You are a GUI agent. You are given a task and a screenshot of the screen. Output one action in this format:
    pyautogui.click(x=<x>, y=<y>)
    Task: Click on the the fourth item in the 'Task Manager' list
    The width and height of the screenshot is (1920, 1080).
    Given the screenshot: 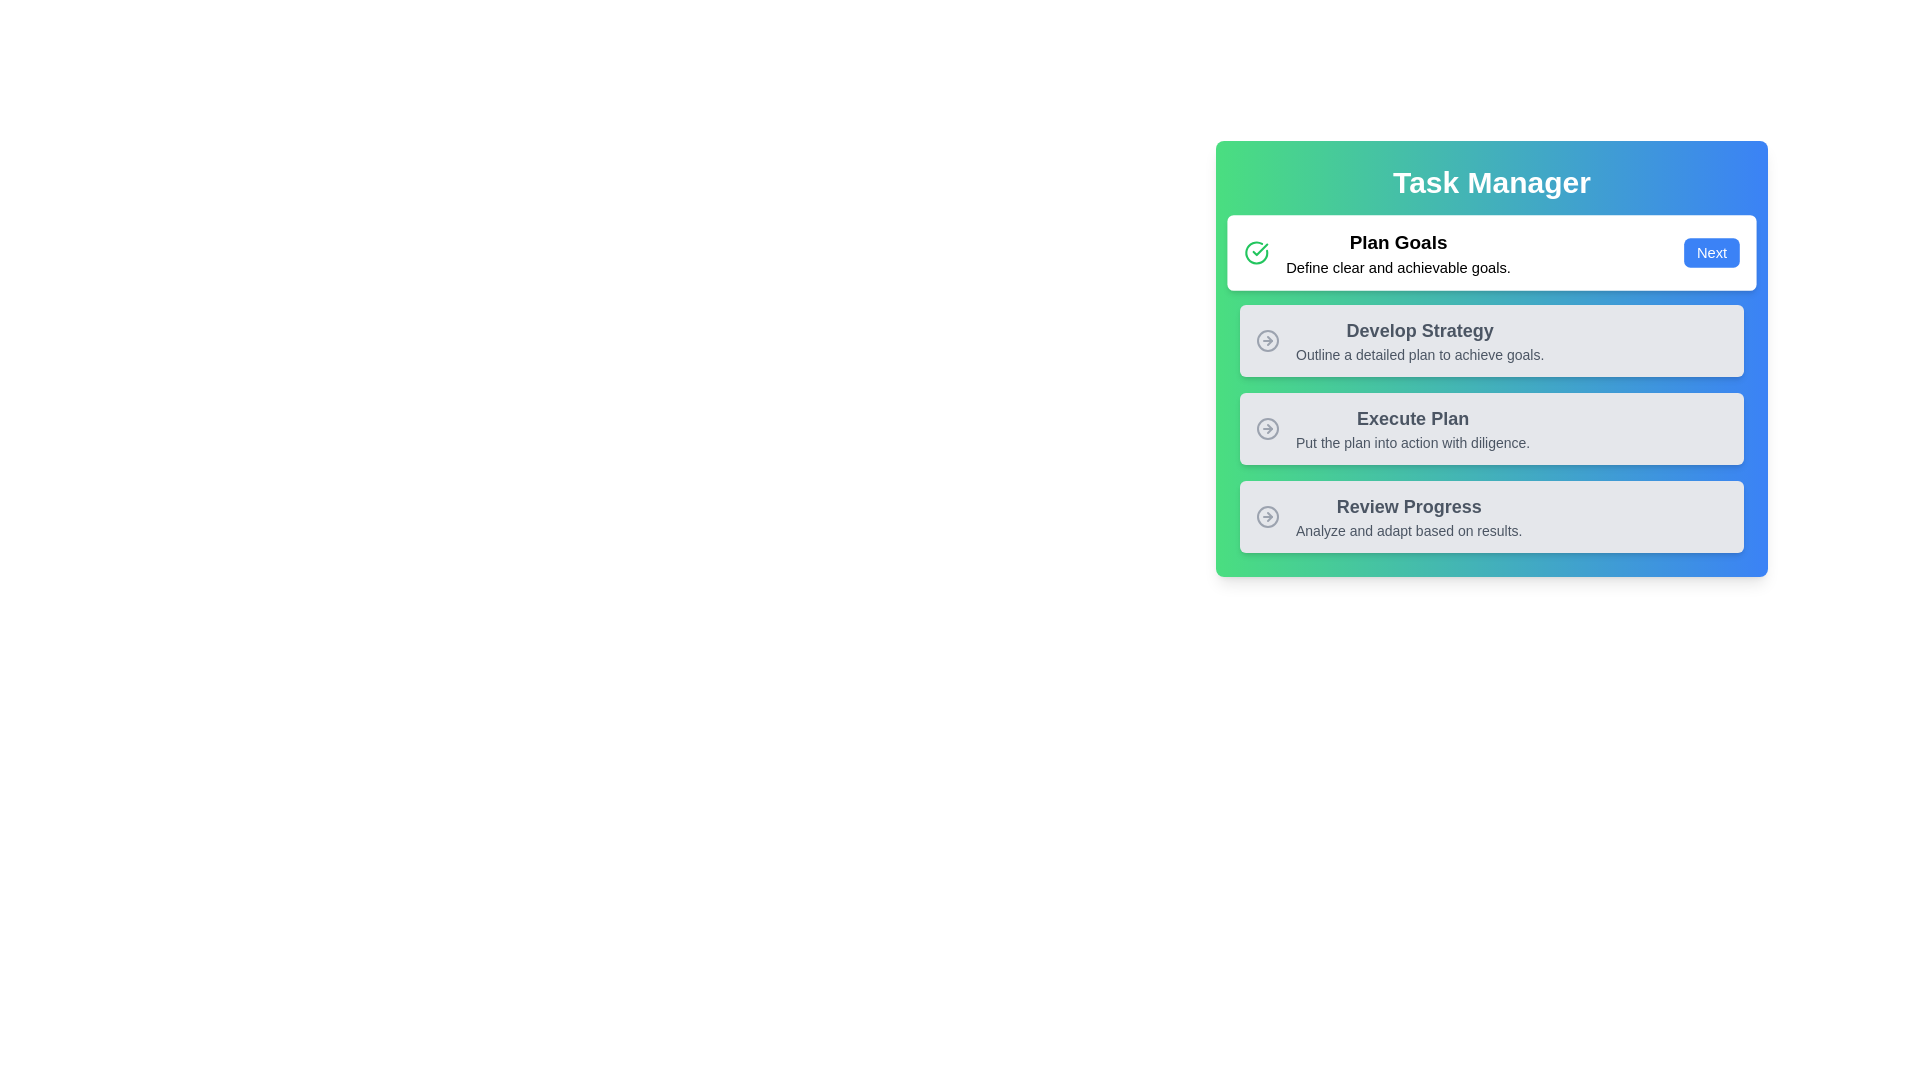 What is the action you would take?
    pyautogui.click(x=1388, y=515)
    